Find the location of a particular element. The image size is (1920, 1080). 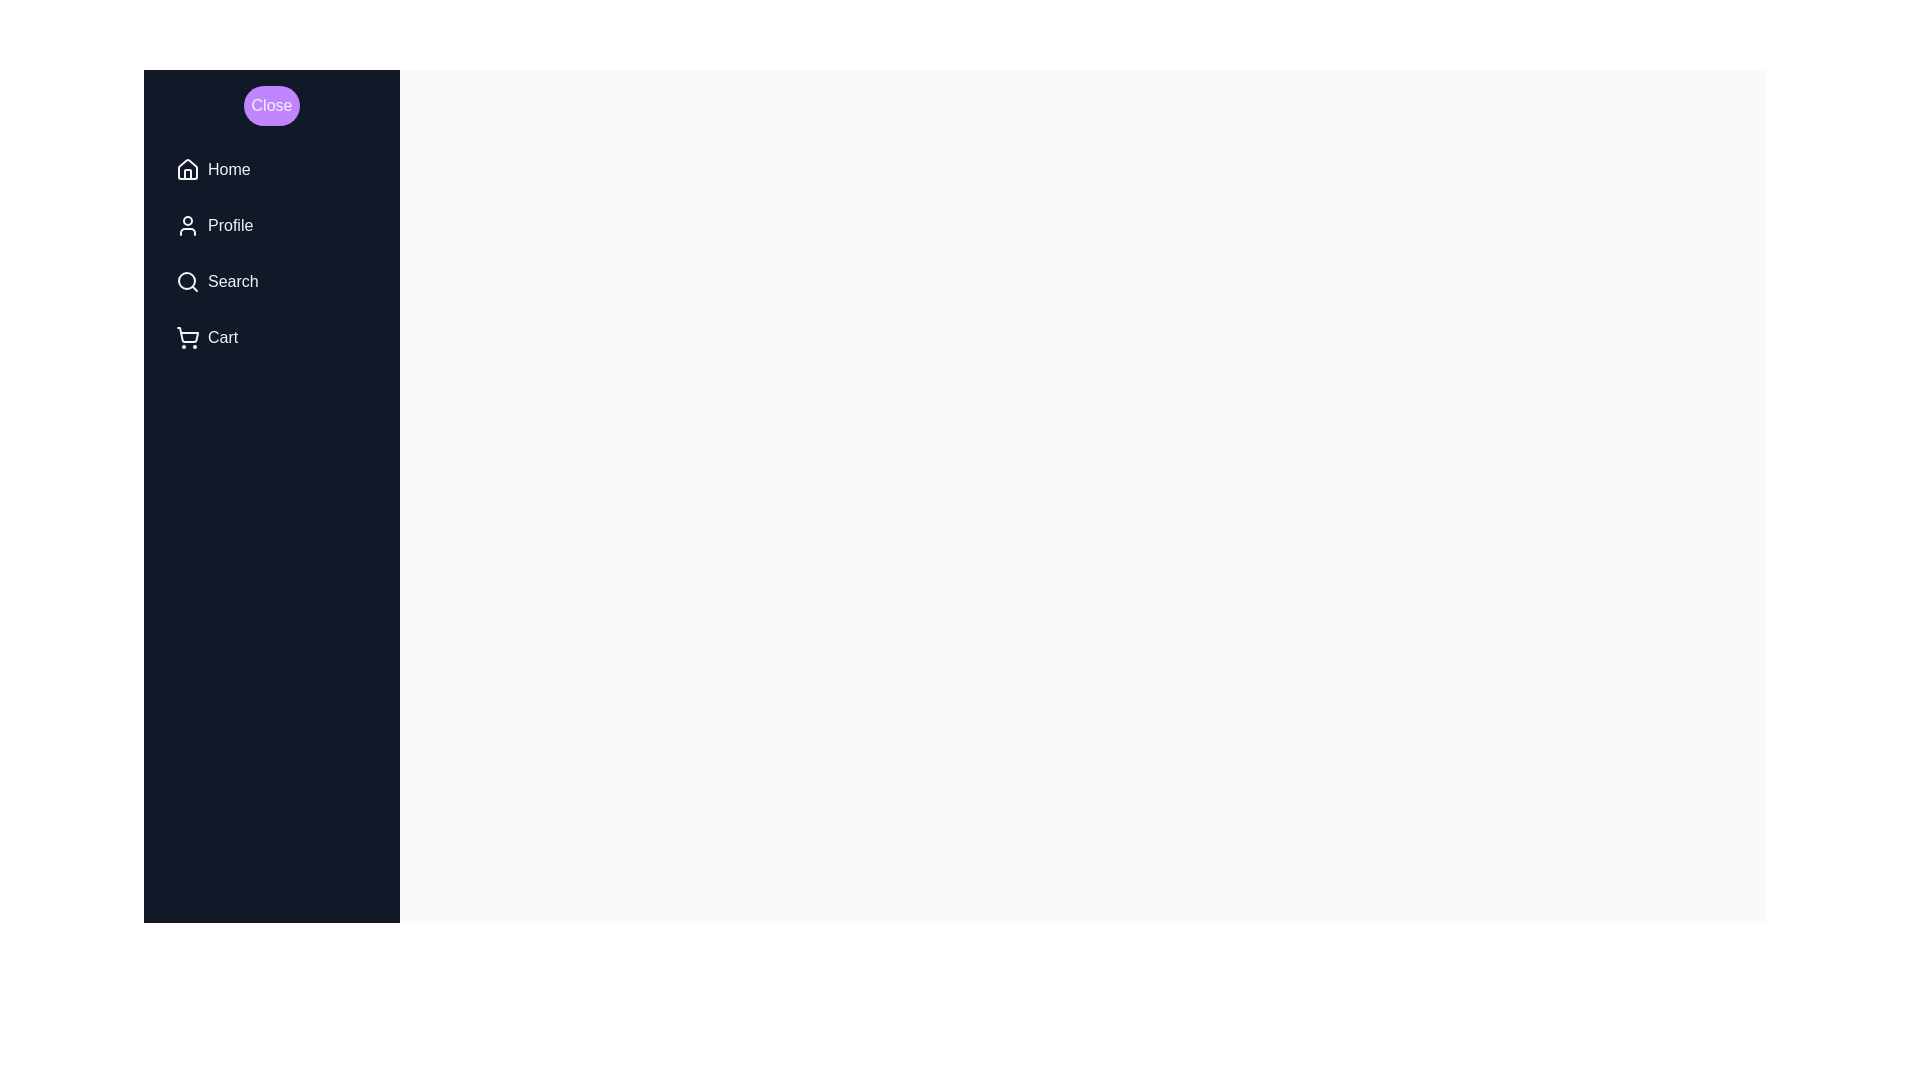

the menu item Cart to select it is located at coordinates (271, 337).